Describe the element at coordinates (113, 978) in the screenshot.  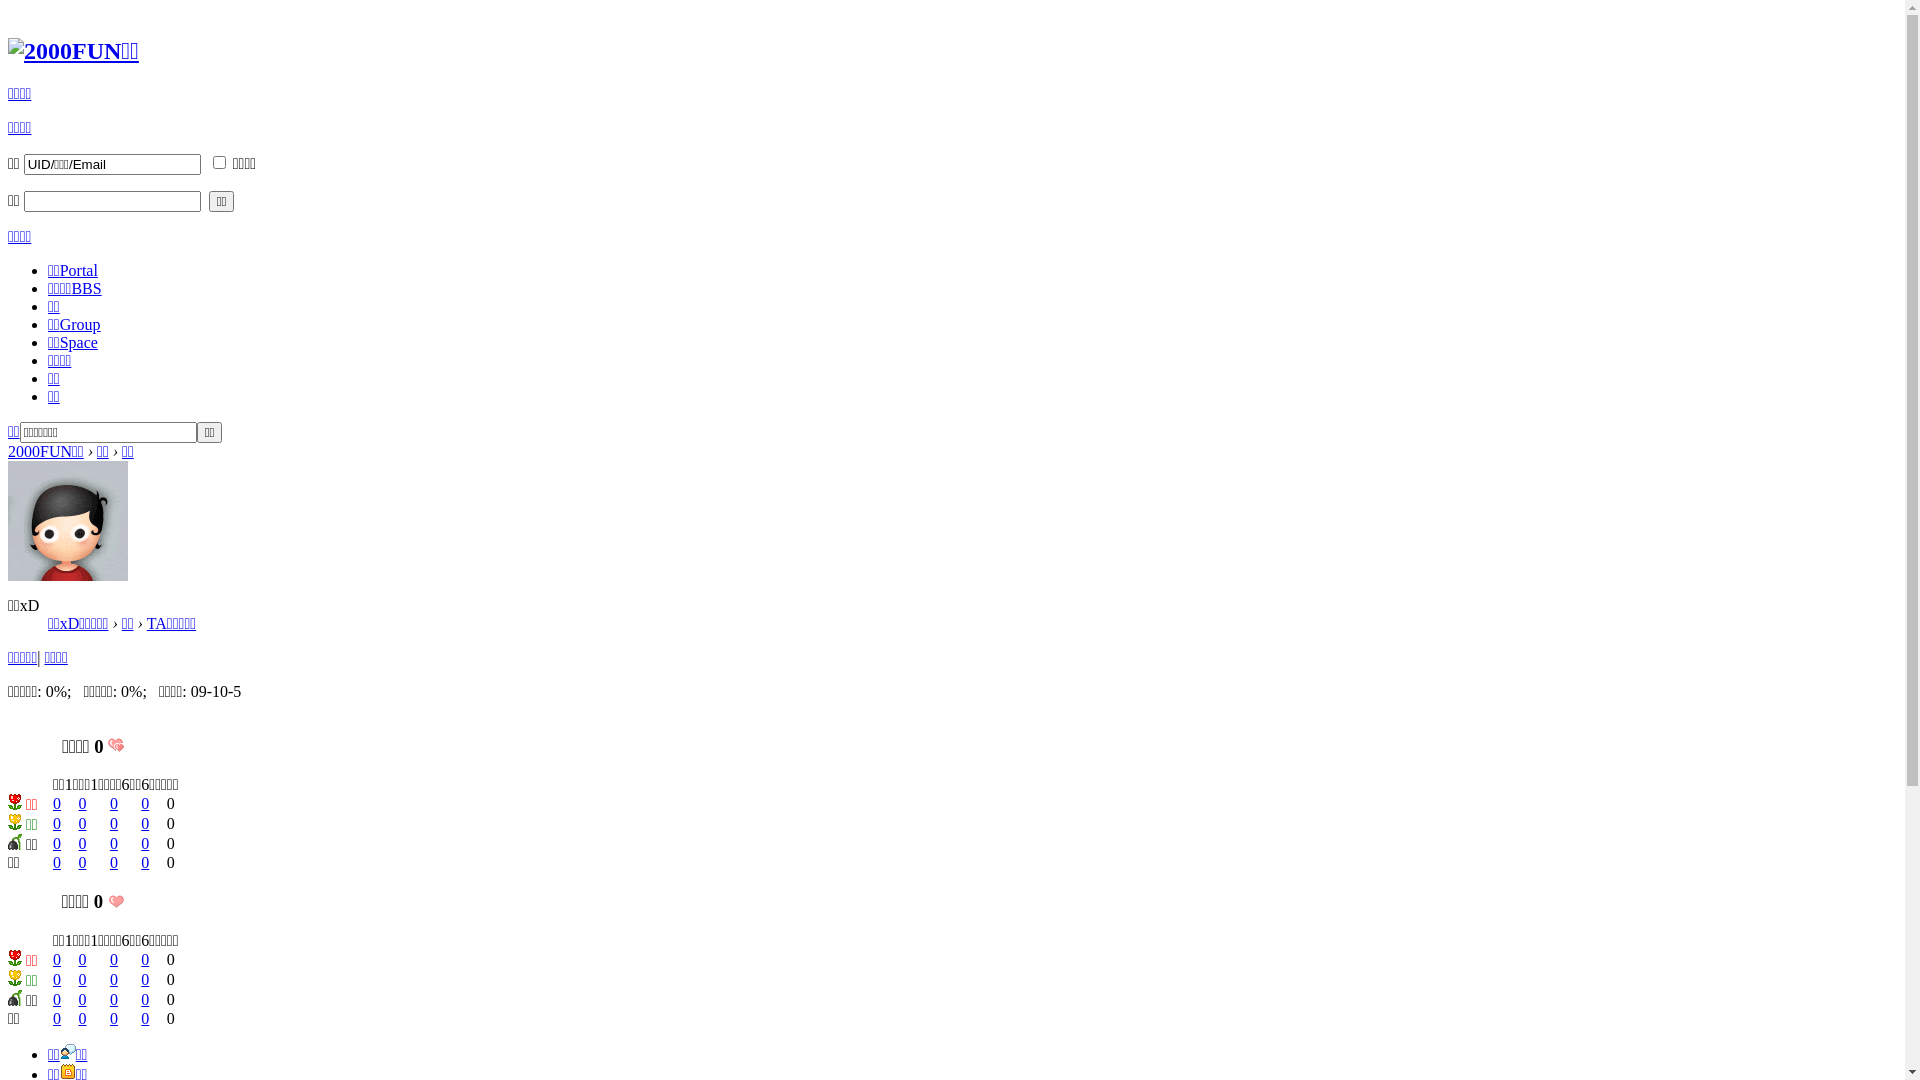
I see `'0'` at that location.